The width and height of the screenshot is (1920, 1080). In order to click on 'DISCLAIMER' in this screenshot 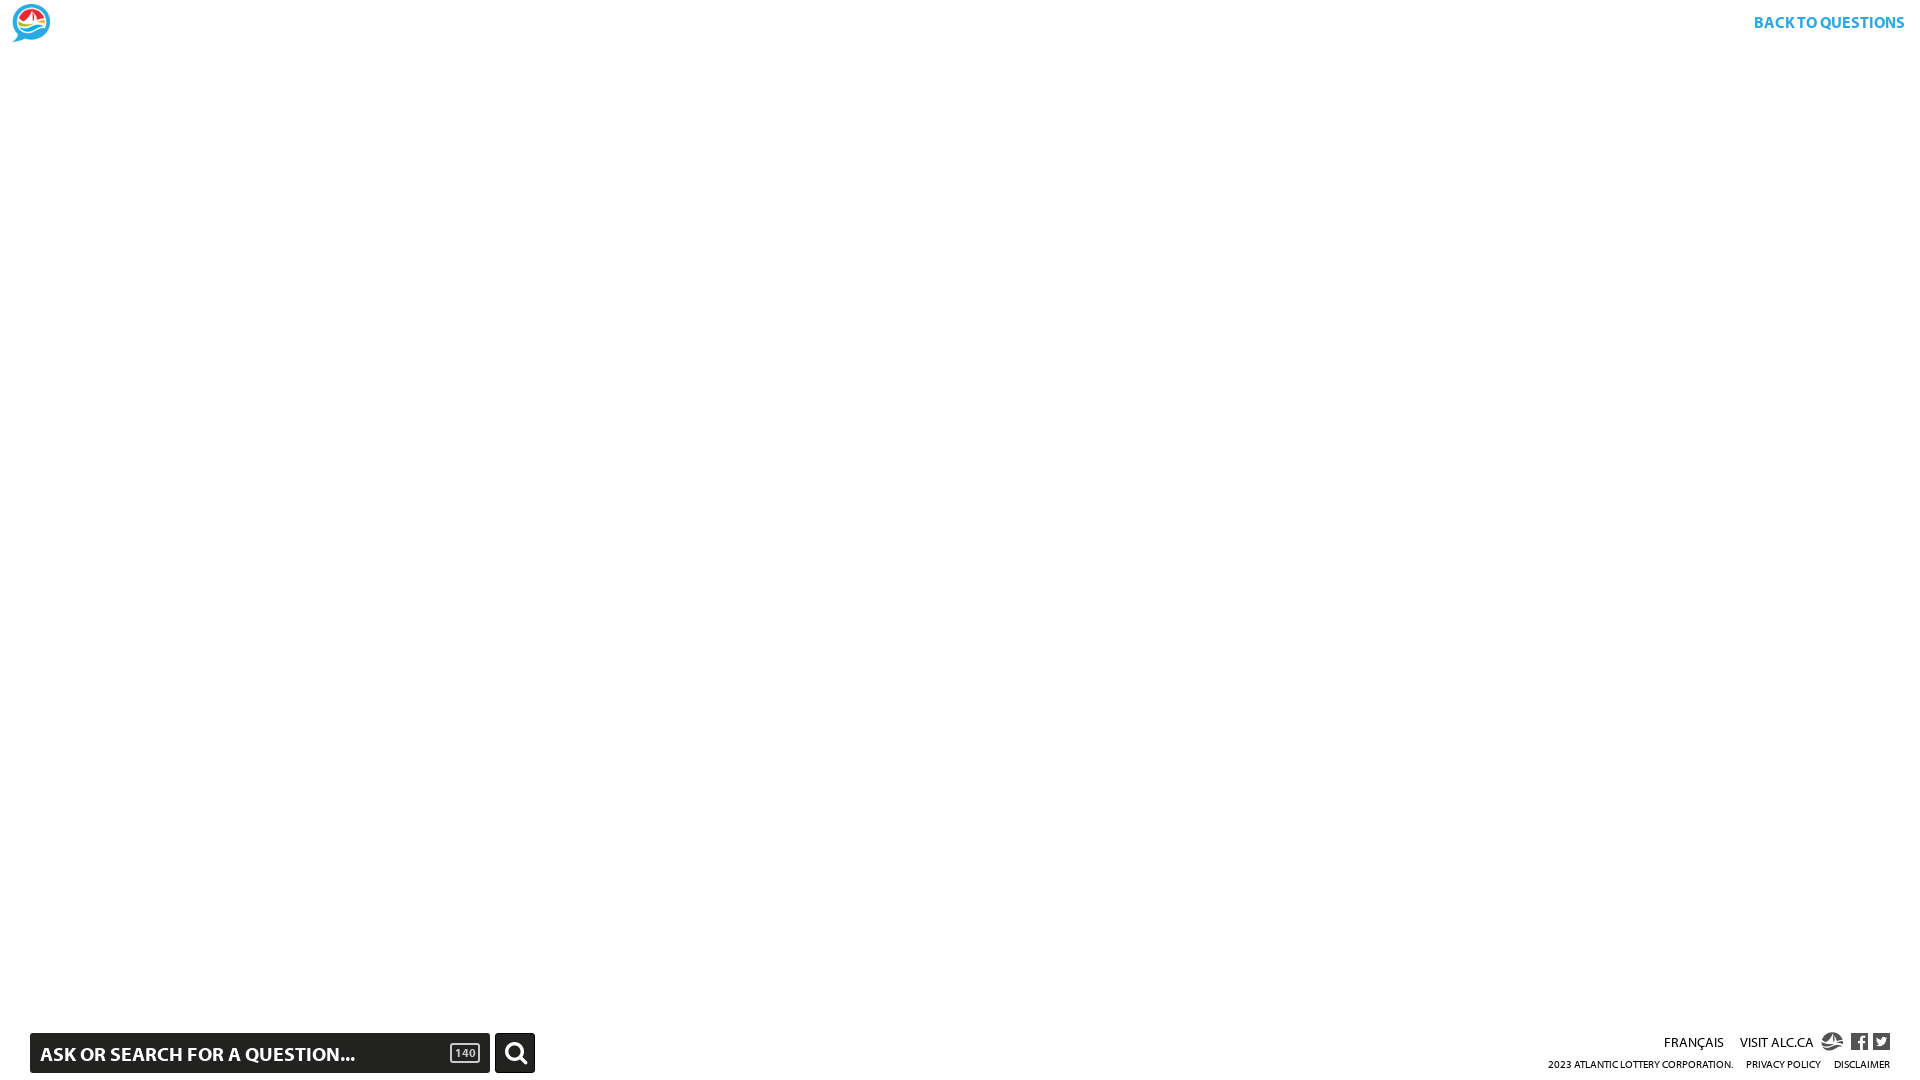, I will do `click(1861, 1063)`.